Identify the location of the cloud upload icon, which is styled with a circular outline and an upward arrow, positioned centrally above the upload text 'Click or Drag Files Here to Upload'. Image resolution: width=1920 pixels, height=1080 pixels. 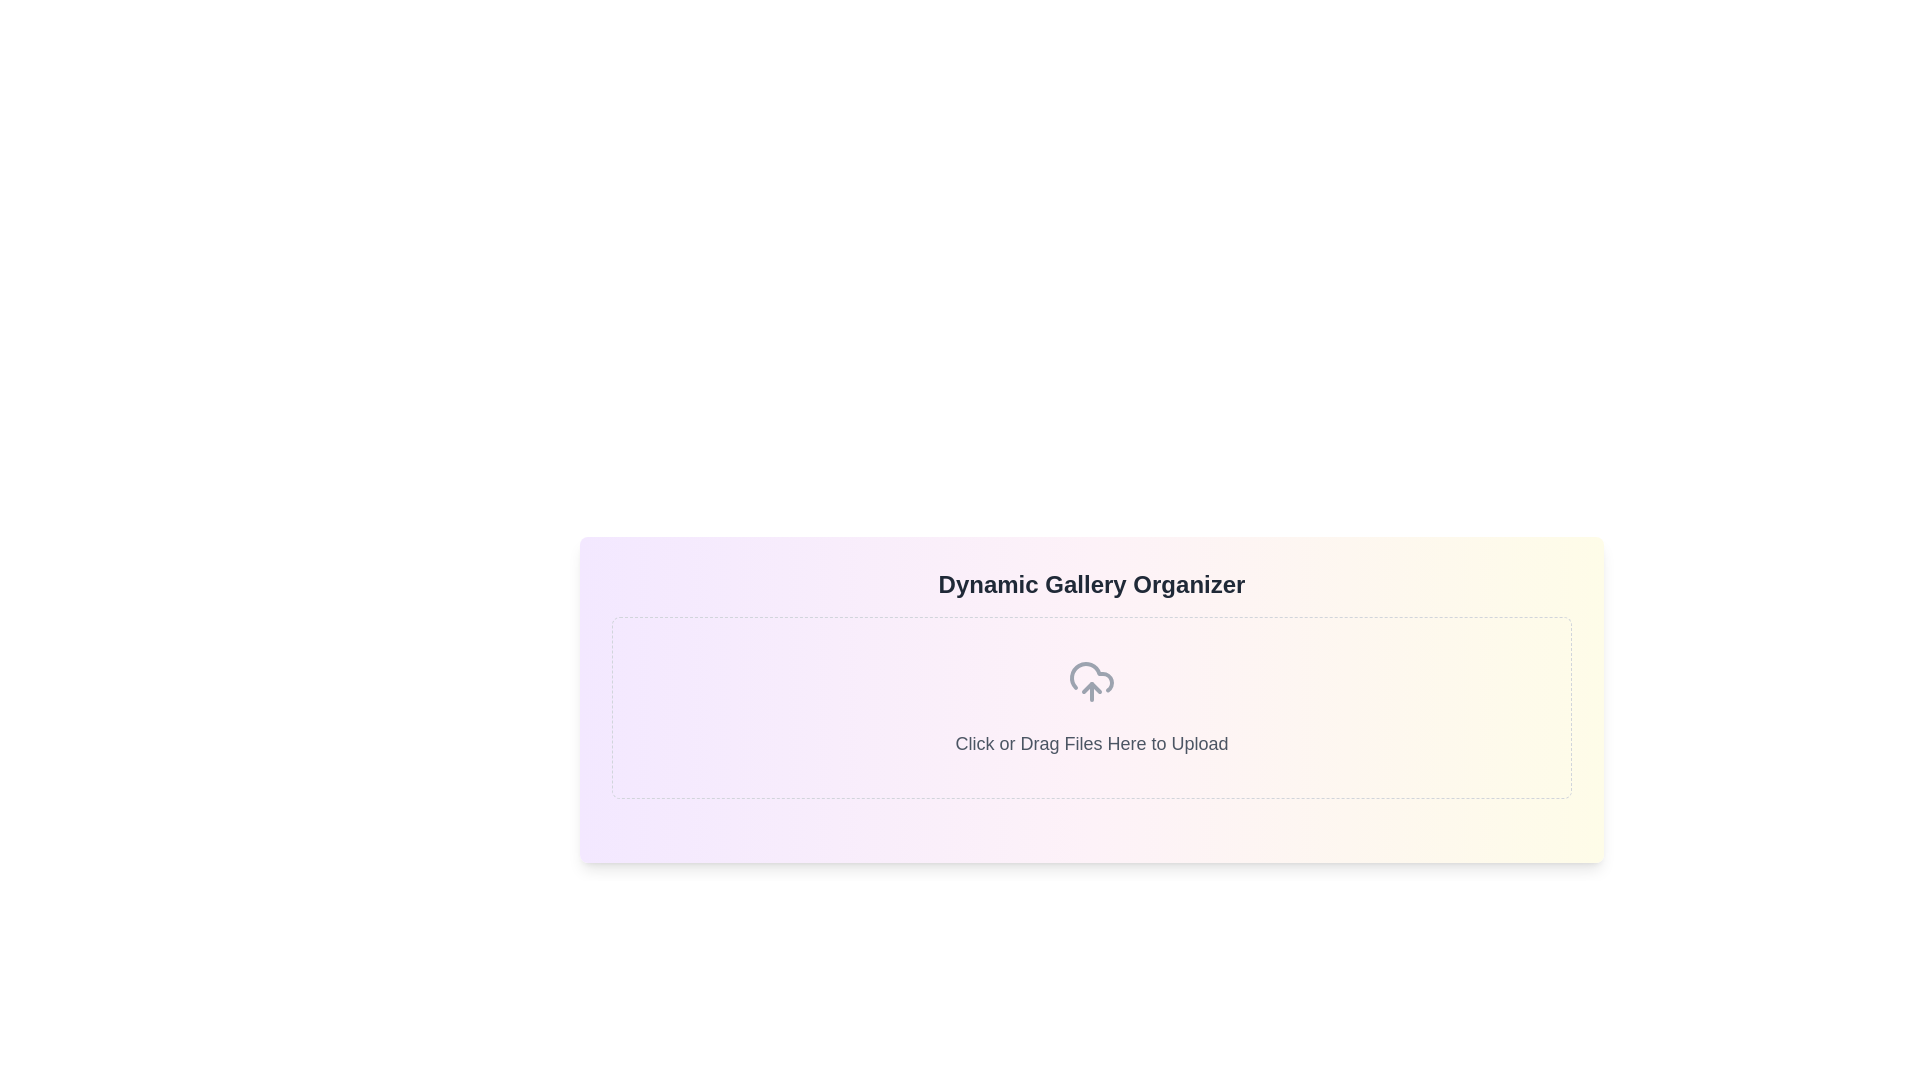
(1090, 681).